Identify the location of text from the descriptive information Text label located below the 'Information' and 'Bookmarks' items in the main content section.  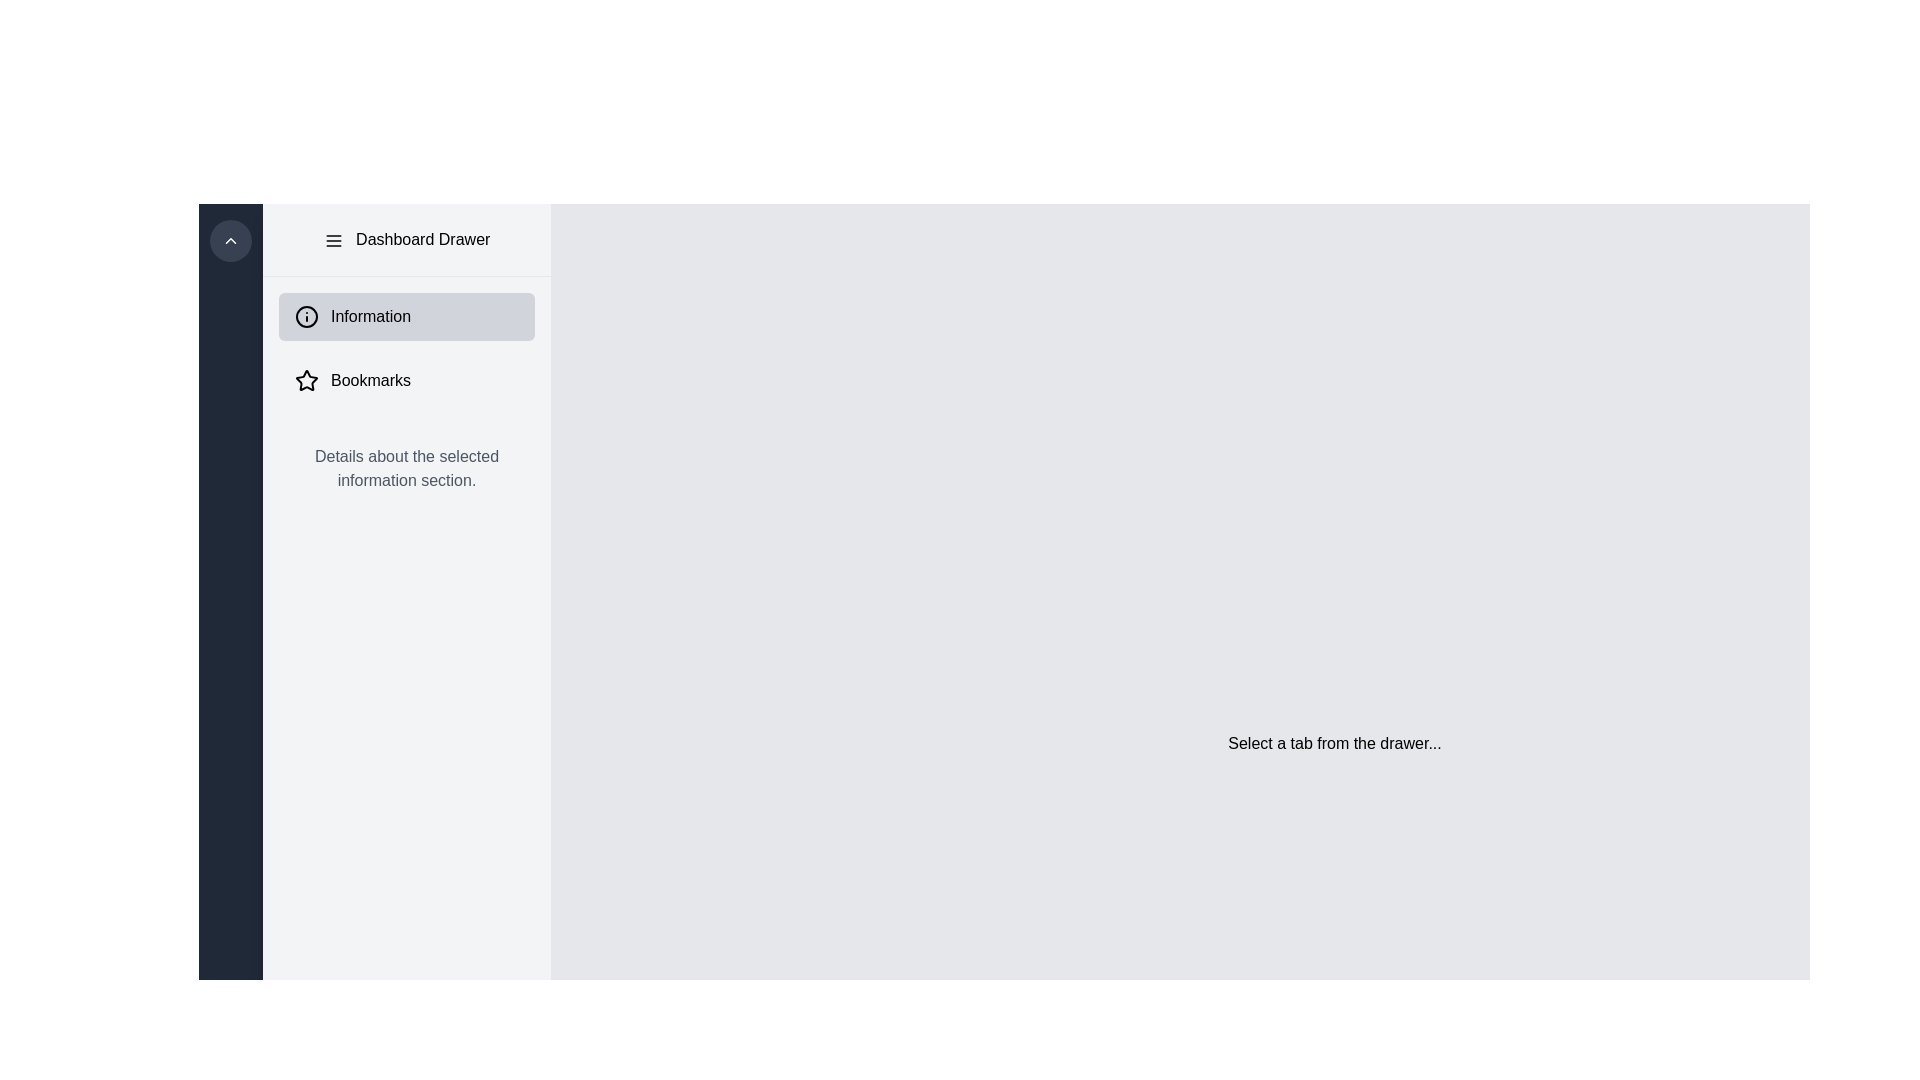
(406, 469).